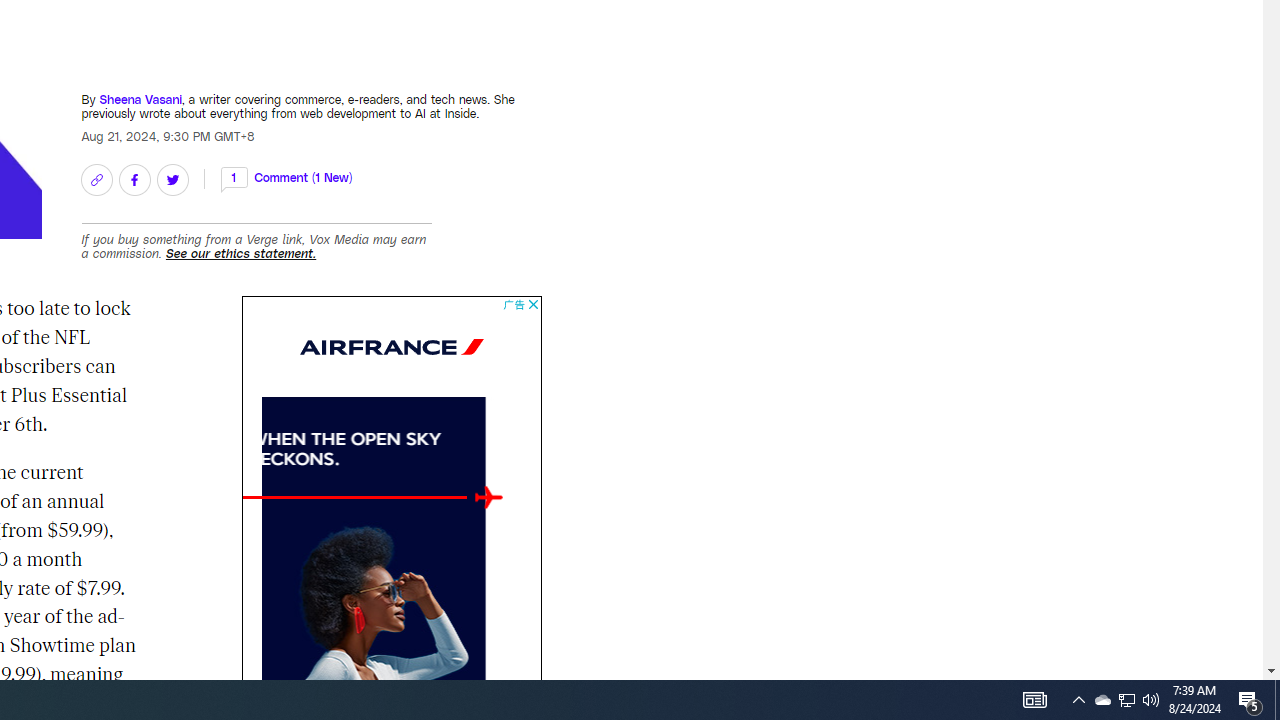  I want to click on '1 Comment (1 New)', so click(285, 175).